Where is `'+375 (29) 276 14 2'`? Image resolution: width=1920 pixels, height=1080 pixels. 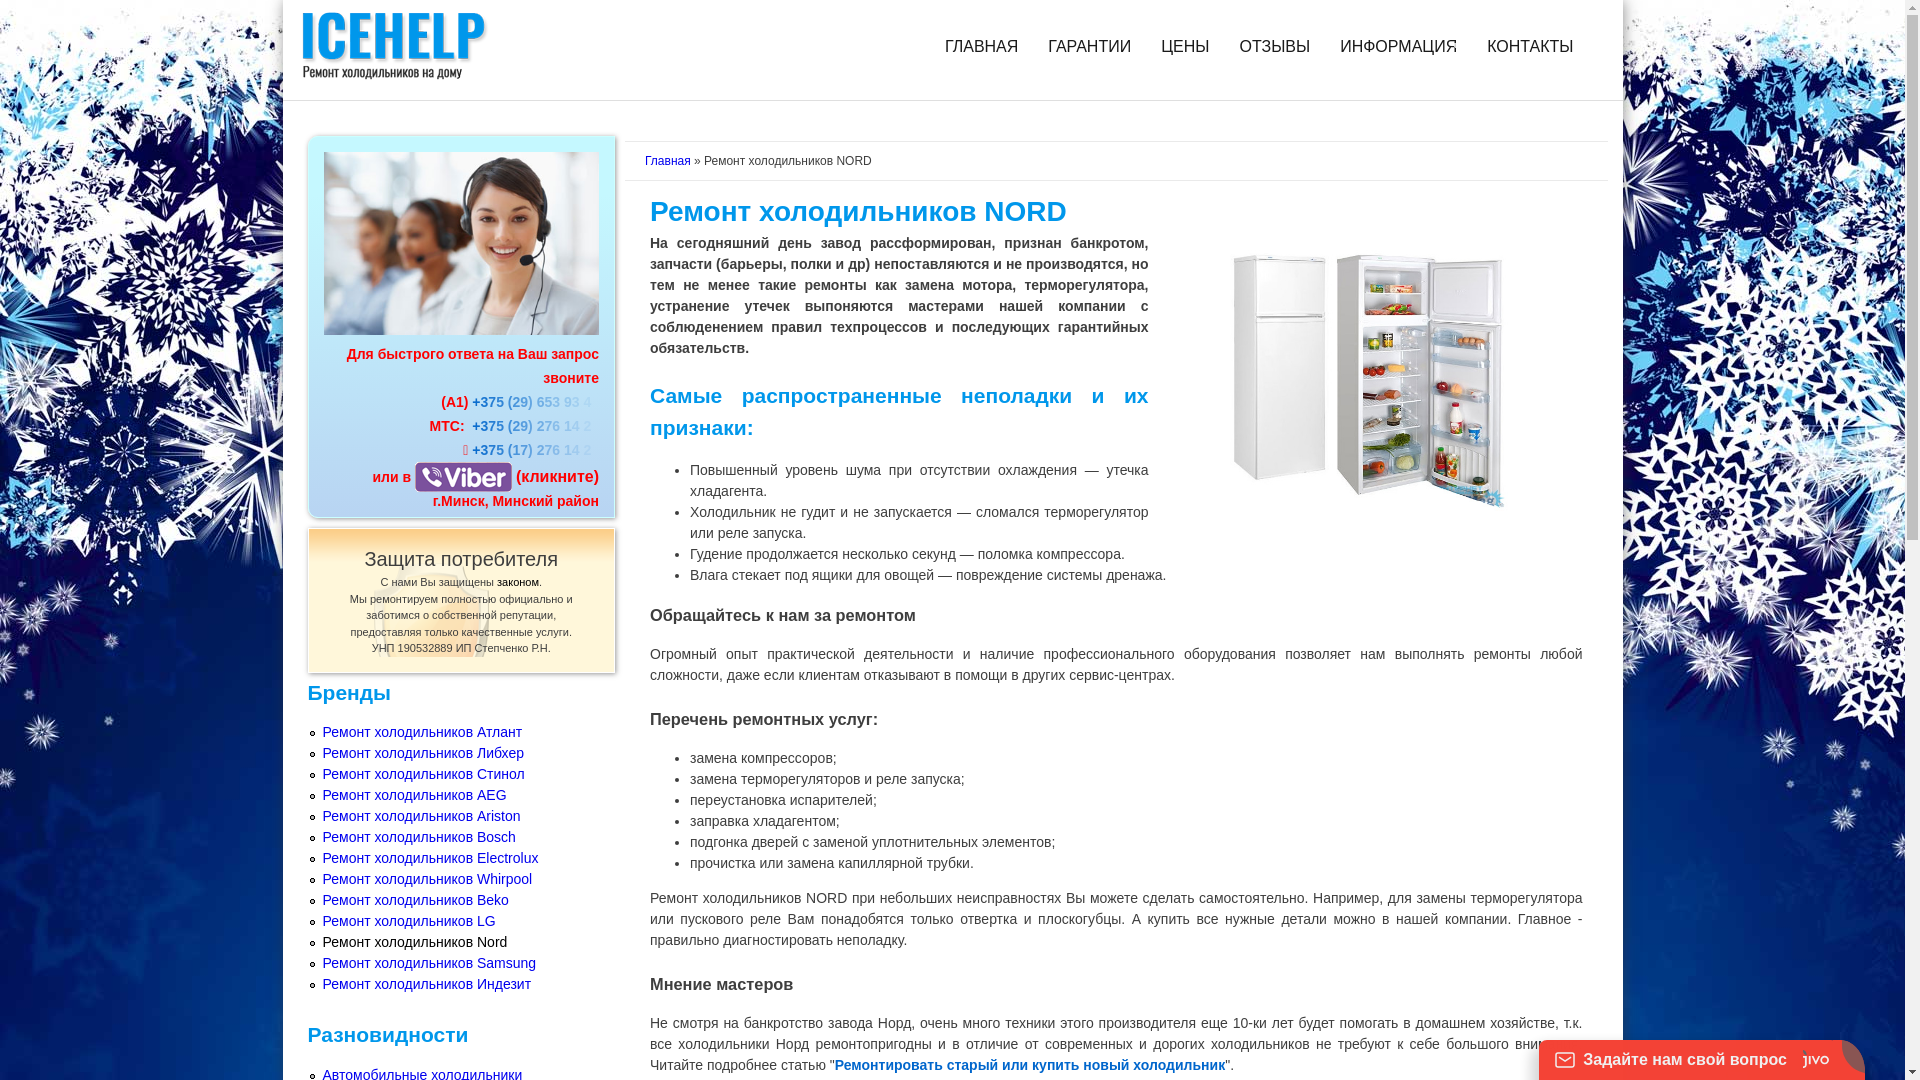 '+375 (29) 276 14 2' is located at coordinates (470, 424).